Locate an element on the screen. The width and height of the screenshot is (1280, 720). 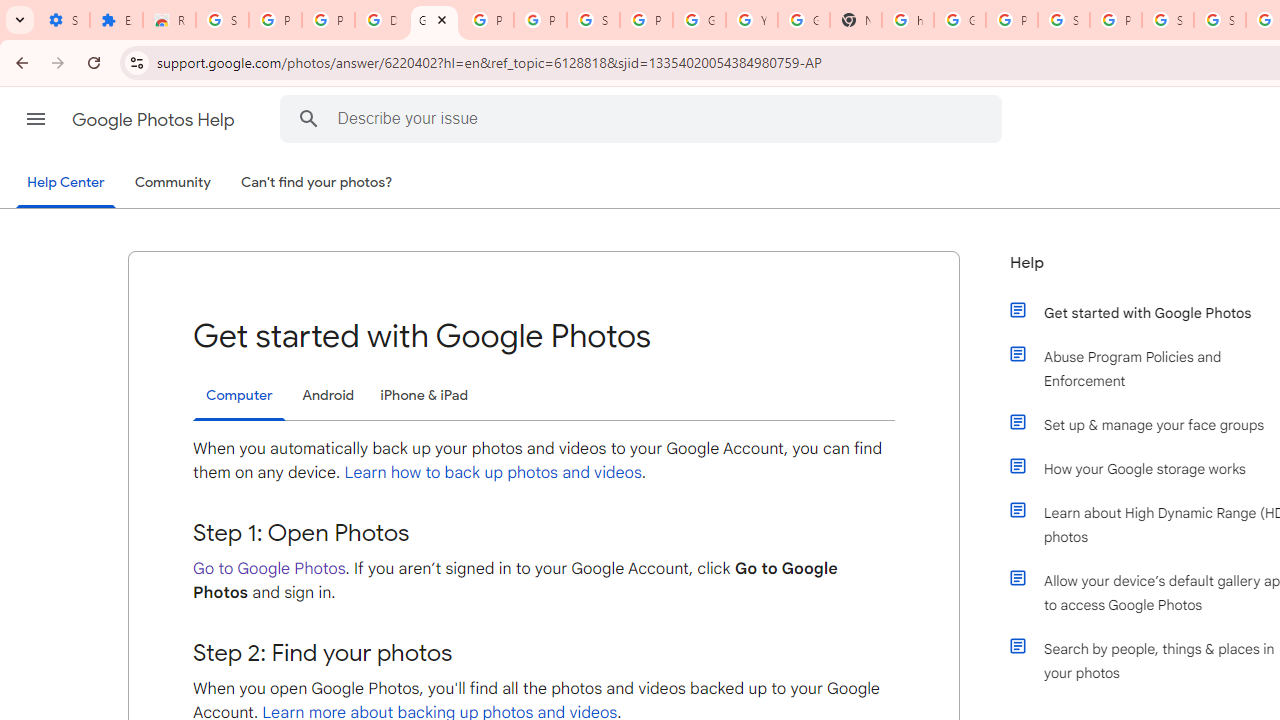
'Learn how to back up photos and videos' is located at coordinates (493, 473).